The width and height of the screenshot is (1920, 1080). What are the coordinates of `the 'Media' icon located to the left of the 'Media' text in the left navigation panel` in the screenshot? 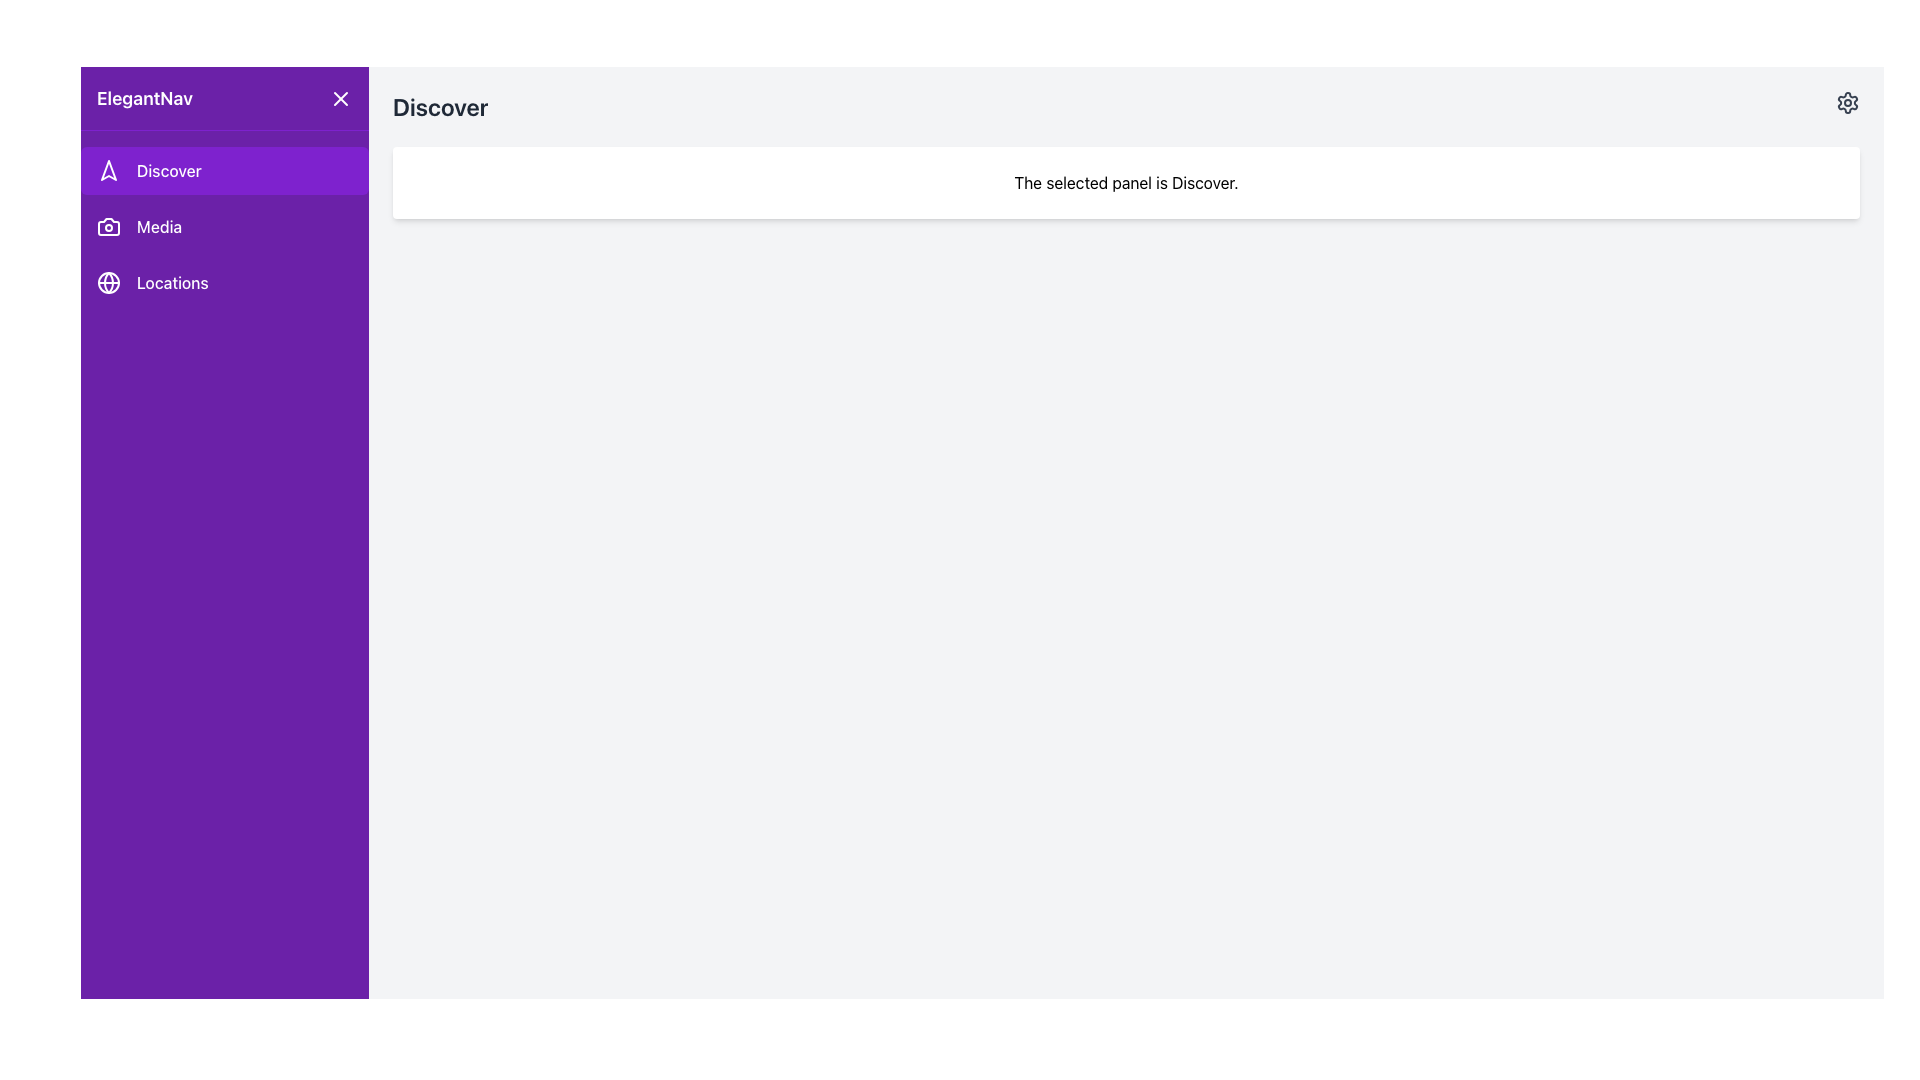 It's located at (108, 226).